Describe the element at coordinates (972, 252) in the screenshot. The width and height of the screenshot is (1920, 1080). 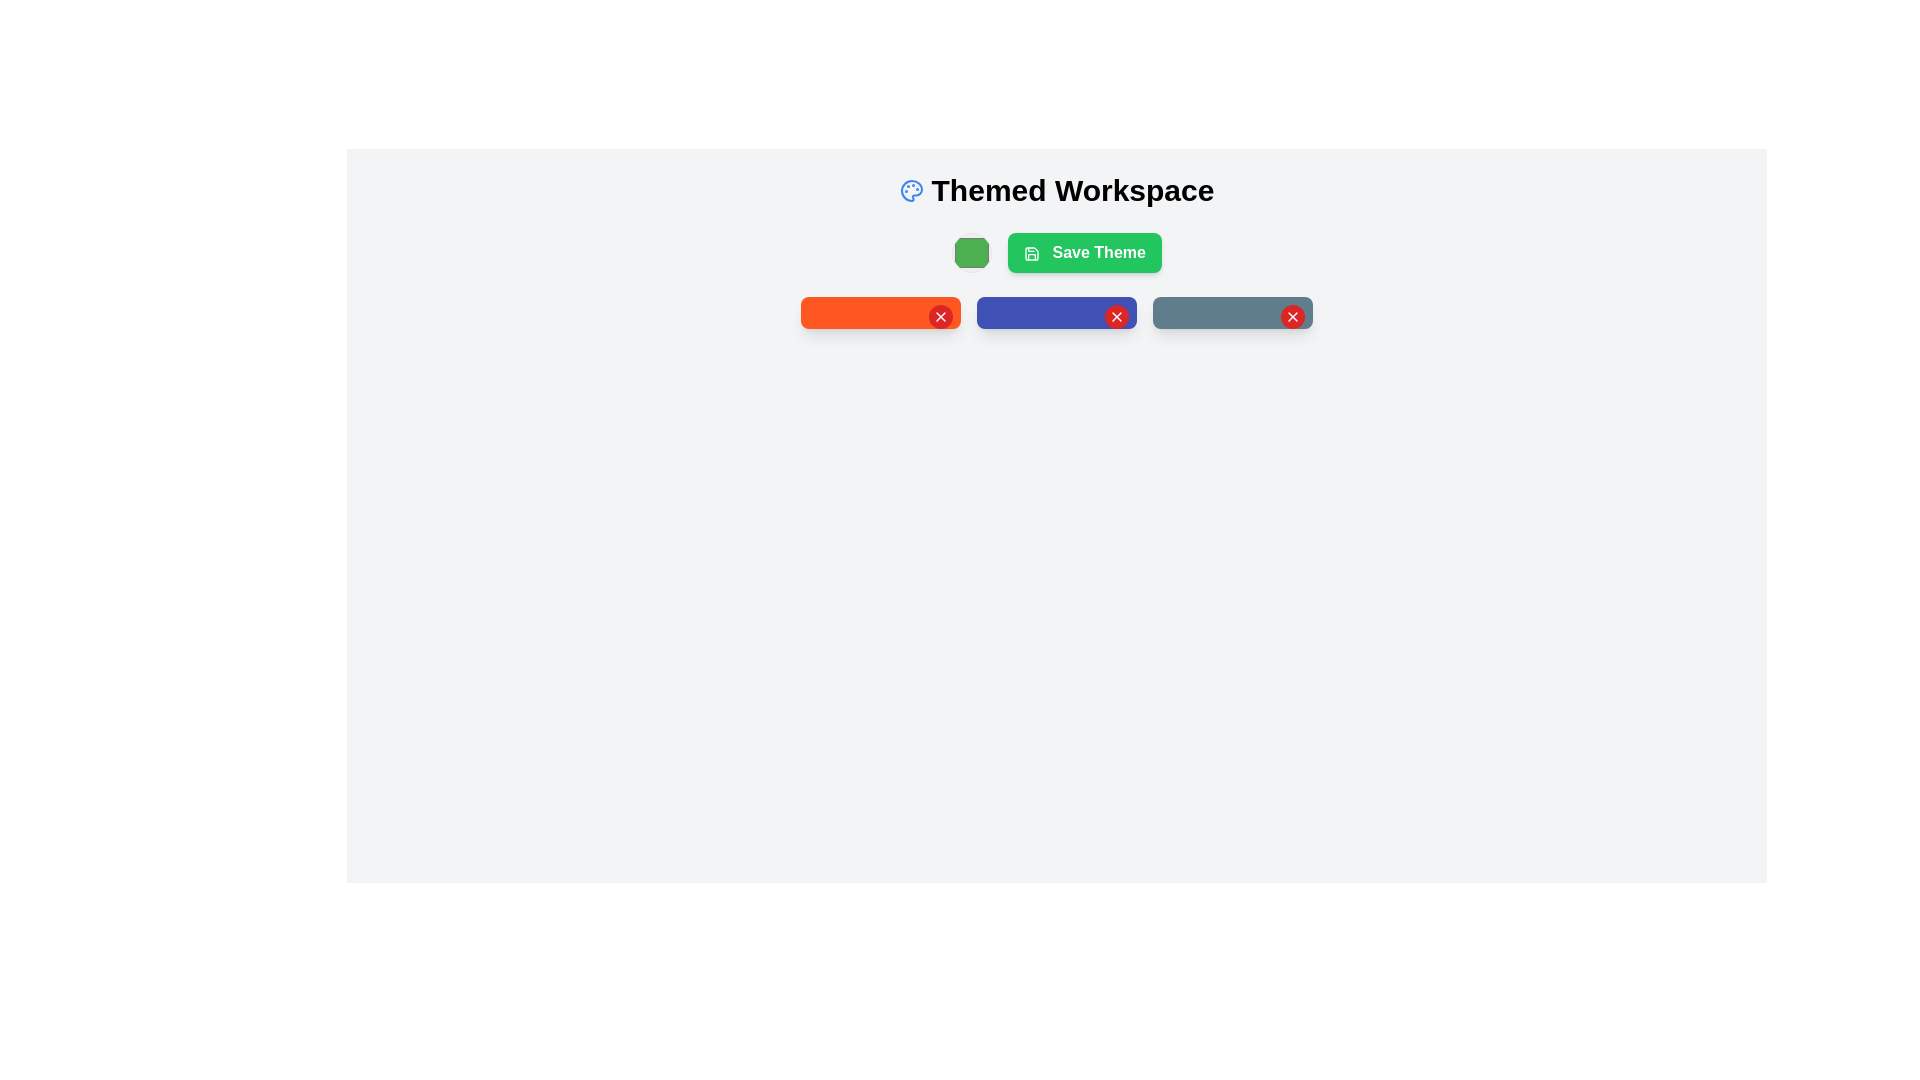
I see `the green circular color selection button located to the left of the 'Save Theme' button by` at that location.